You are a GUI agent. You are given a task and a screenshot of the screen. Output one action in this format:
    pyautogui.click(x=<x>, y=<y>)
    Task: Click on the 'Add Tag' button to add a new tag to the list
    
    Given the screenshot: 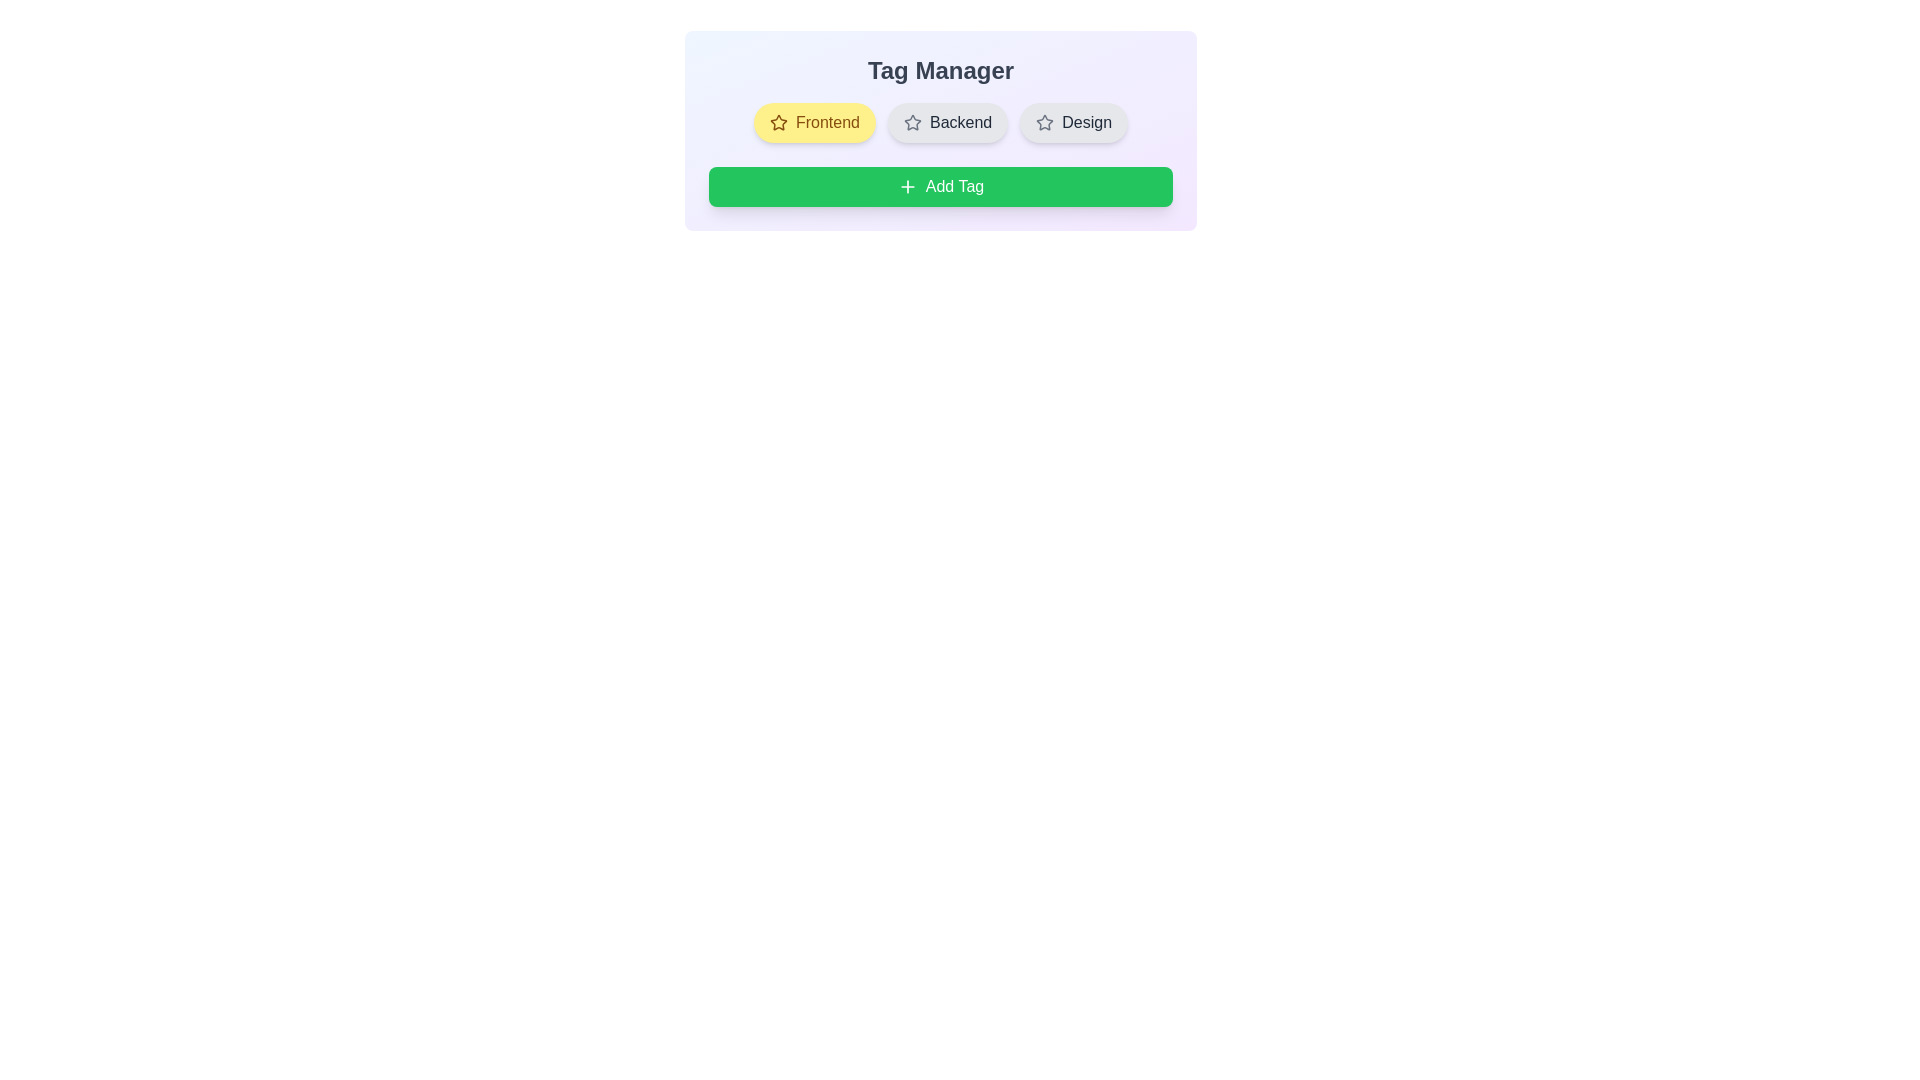 What is the action you would take?
    pyautogui.click(x=939, y=186)
    